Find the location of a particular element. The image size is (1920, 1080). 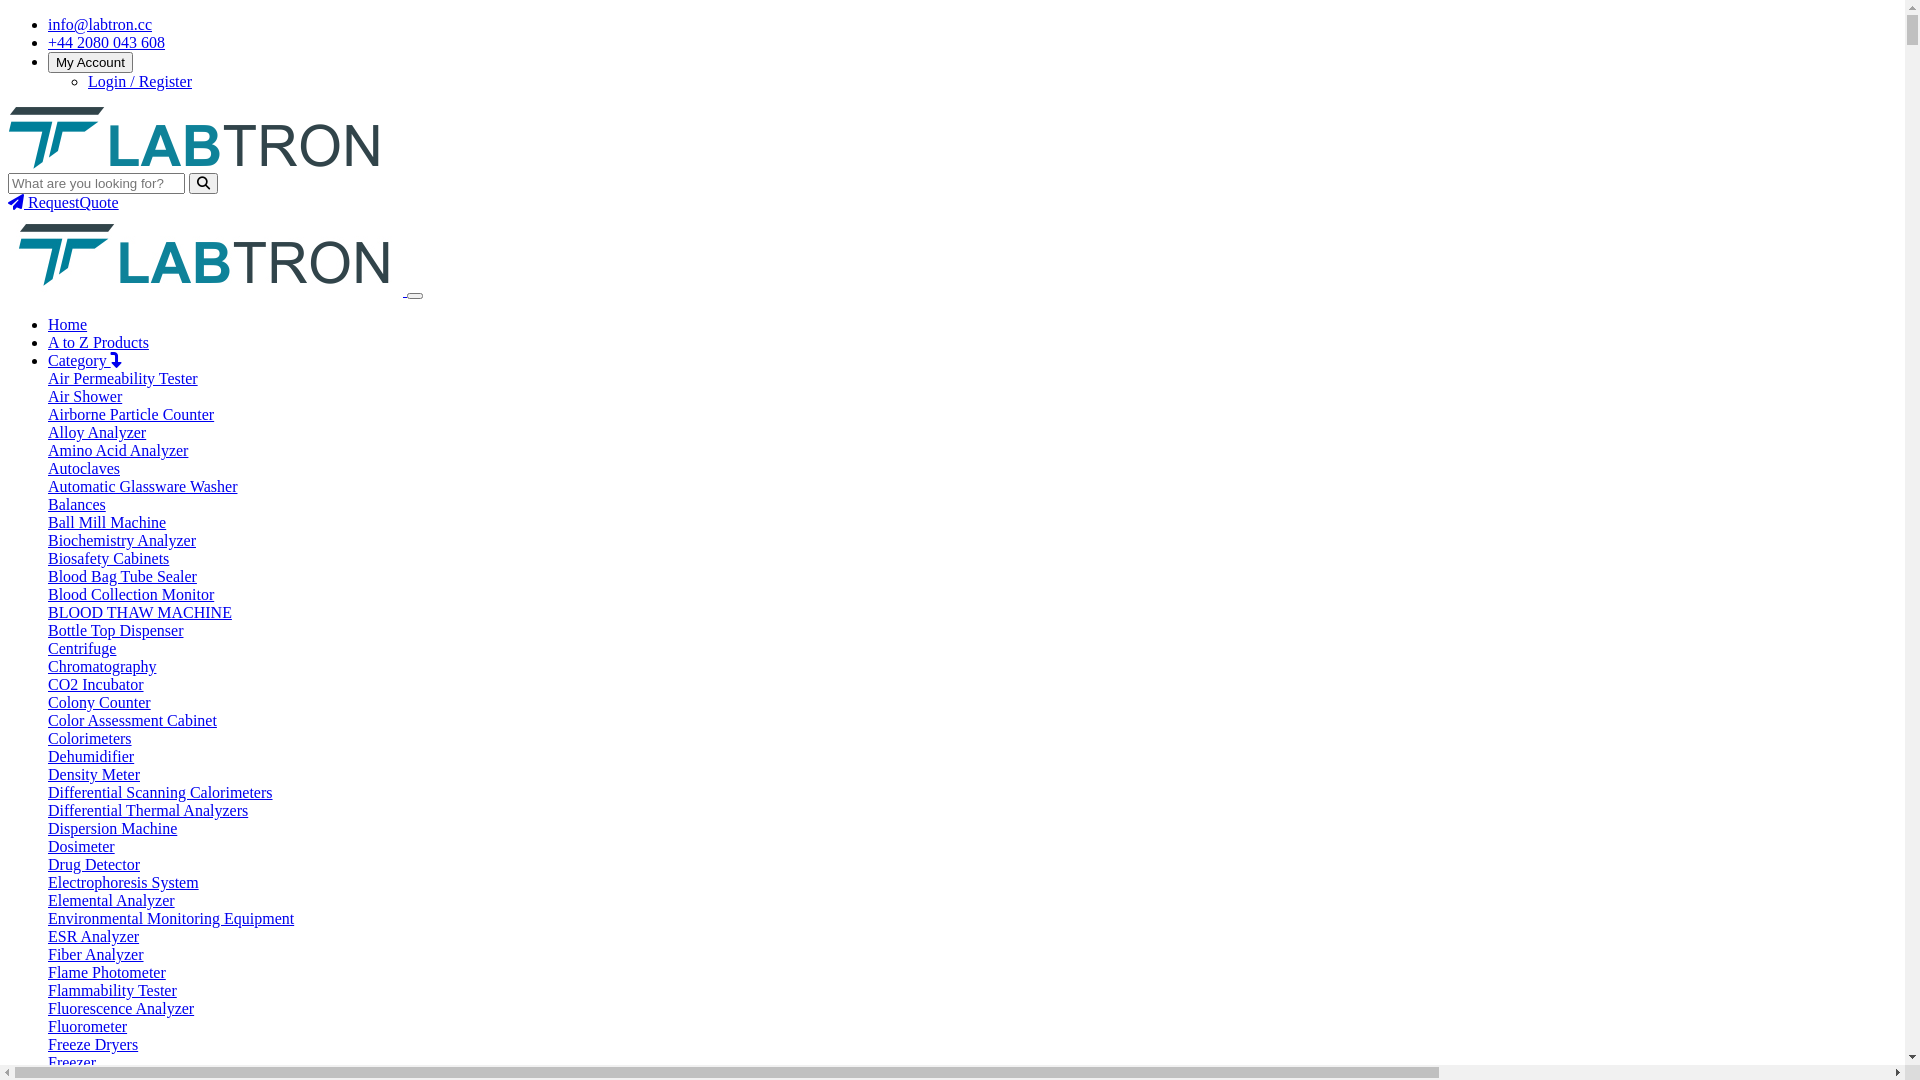

'Fluorometer' is located at coordinates (86, 1026).